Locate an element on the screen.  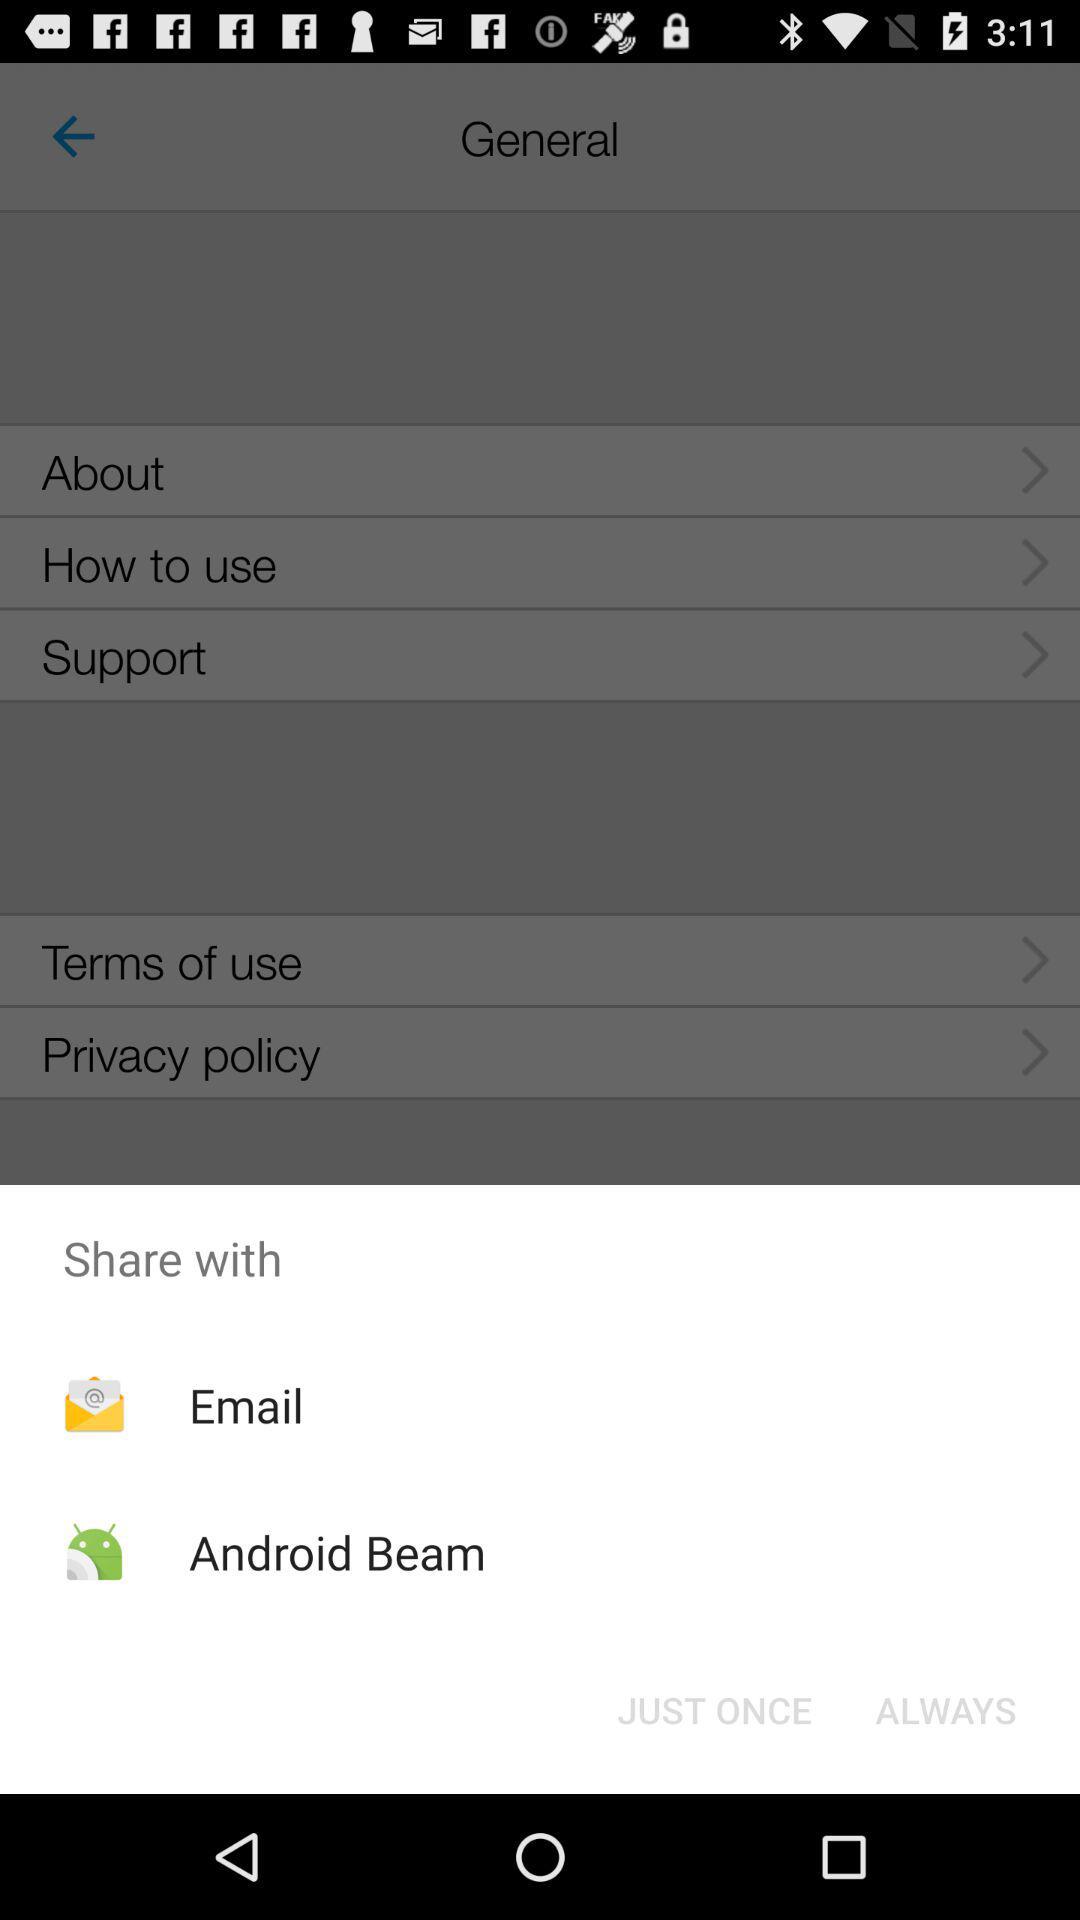
always button is located at coordinates (945, 1708).